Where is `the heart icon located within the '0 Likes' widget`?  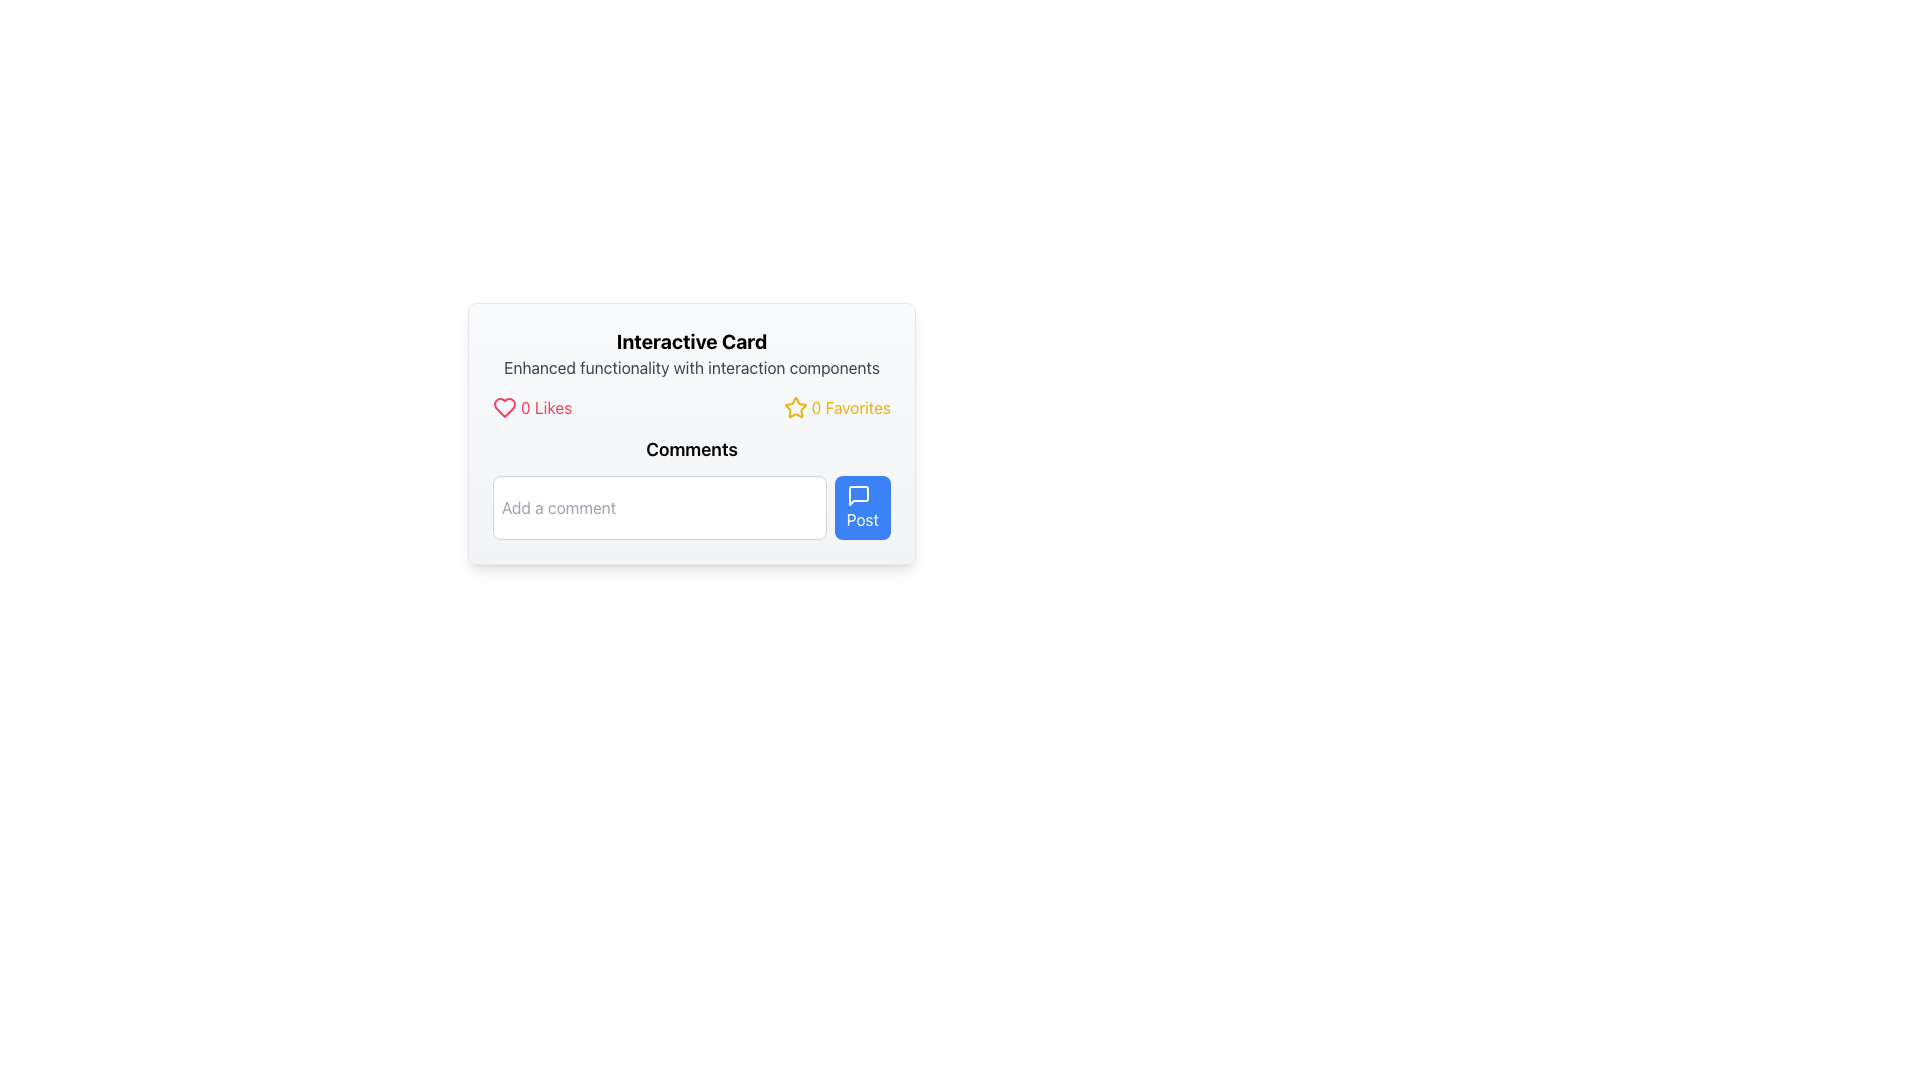
the heart icon located within the '0 Likes' widget is located at coordinates (504, 407).